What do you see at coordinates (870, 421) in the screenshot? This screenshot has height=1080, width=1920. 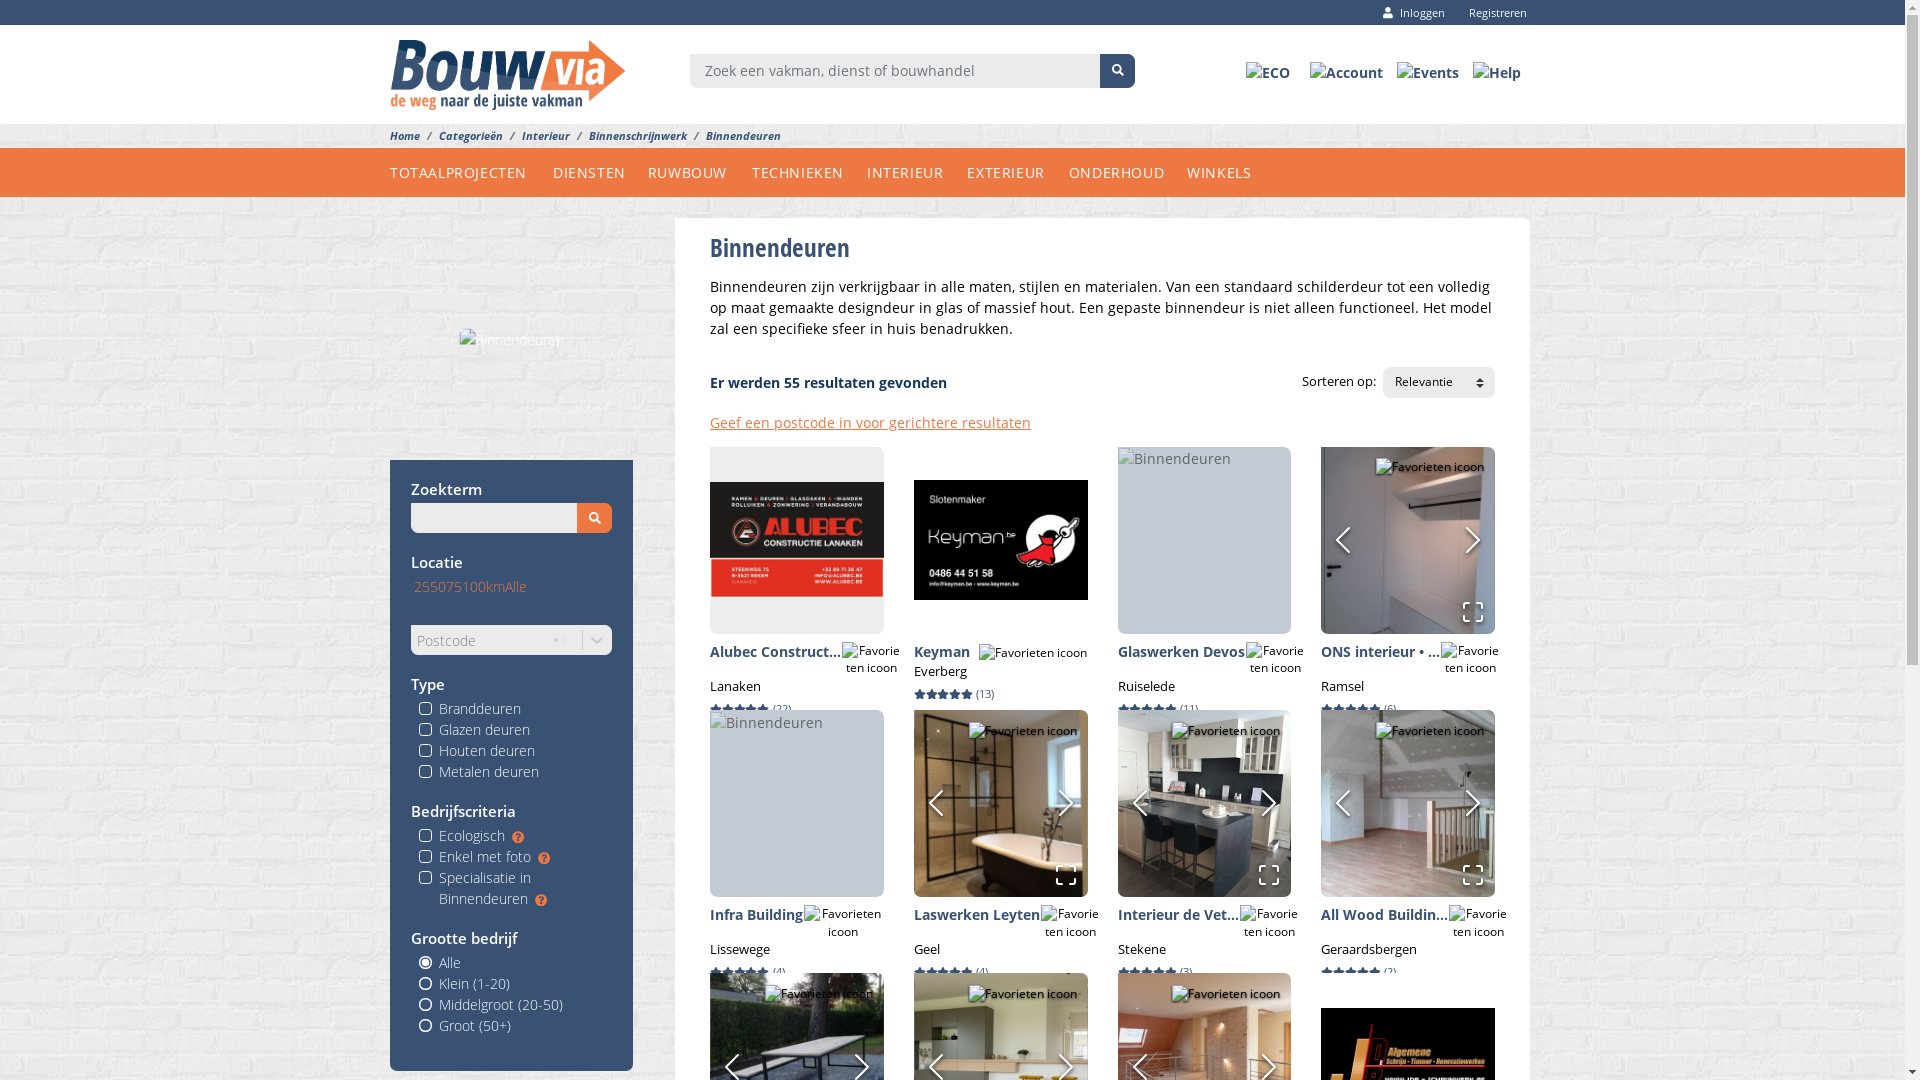 I see `'Geef een postcode in voor gerichtere resultaten'` at bounding box center [870, 421].